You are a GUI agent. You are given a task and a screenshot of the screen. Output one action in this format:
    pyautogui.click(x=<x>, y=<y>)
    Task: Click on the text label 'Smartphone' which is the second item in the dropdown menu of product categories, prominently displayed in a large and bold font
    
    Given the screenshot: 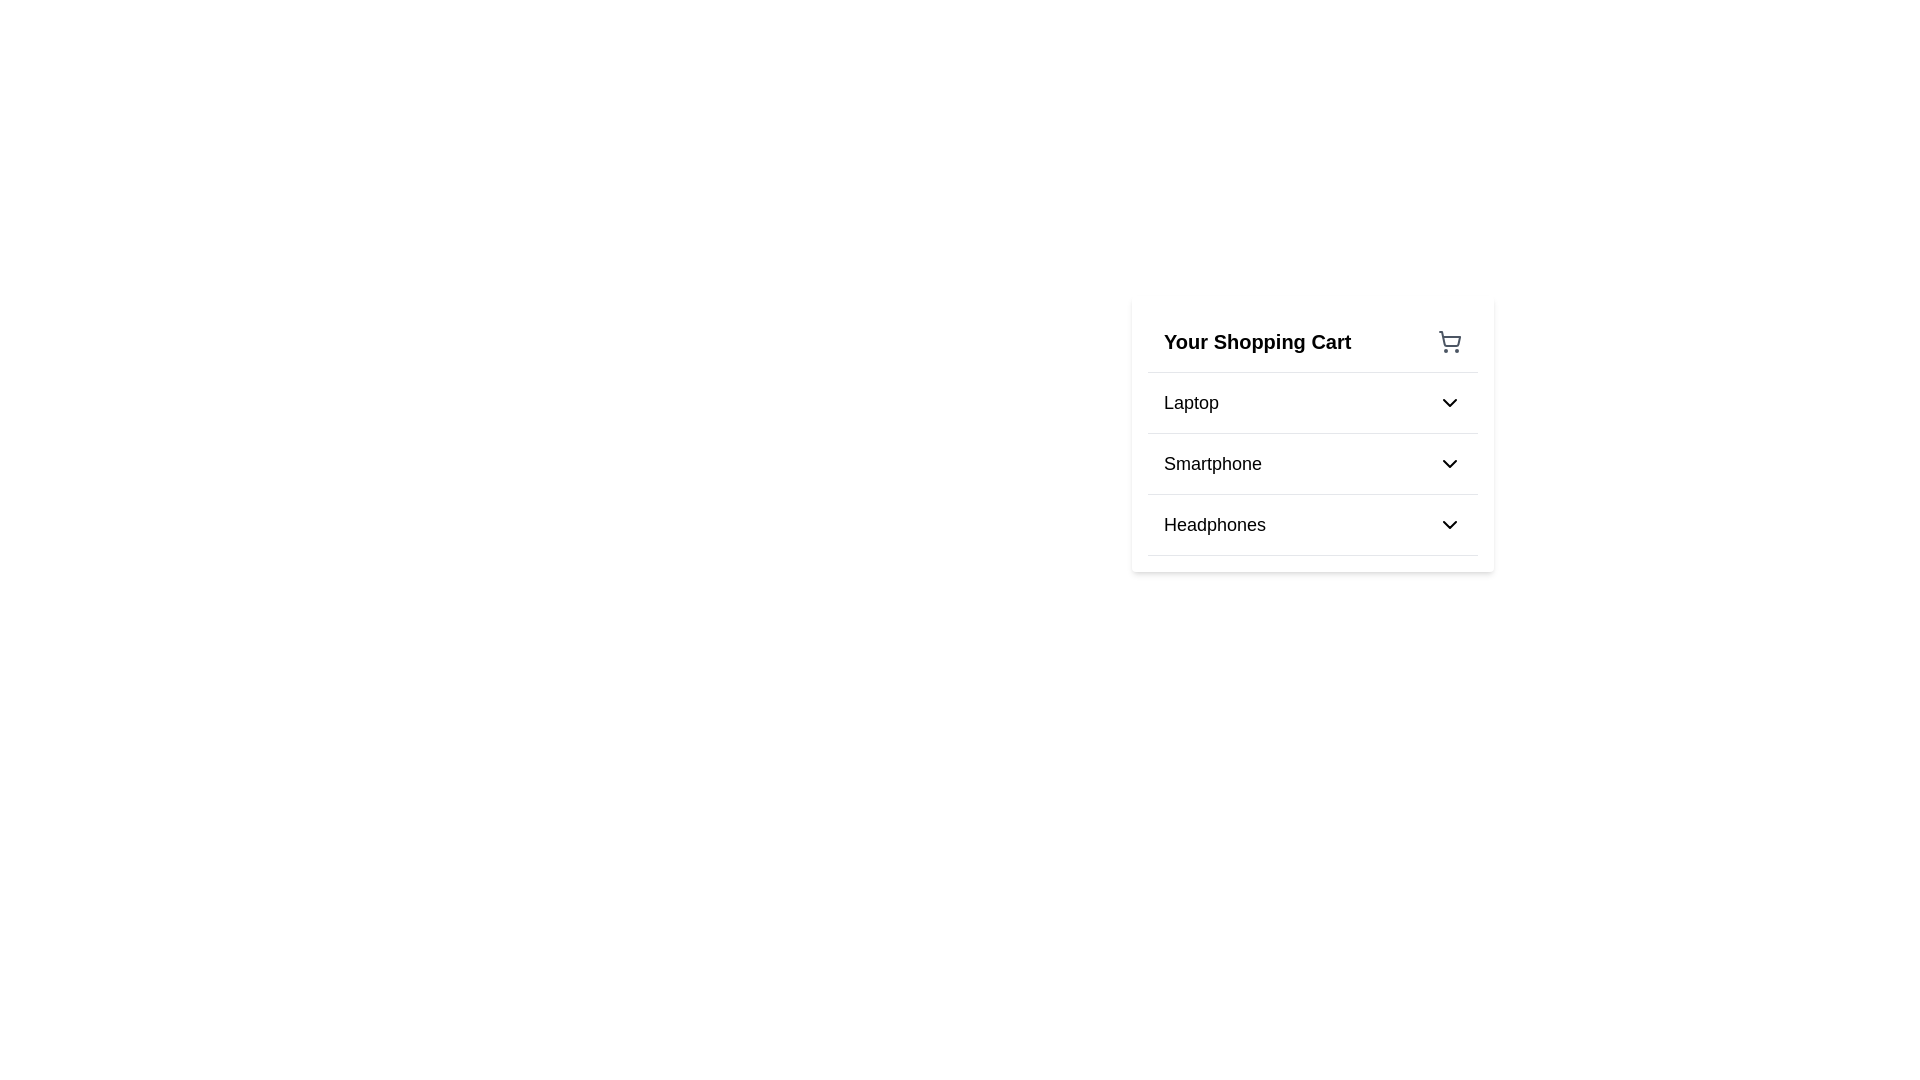 What is the action you would take?
    pyautogui.click(x=1212, y=463)
    